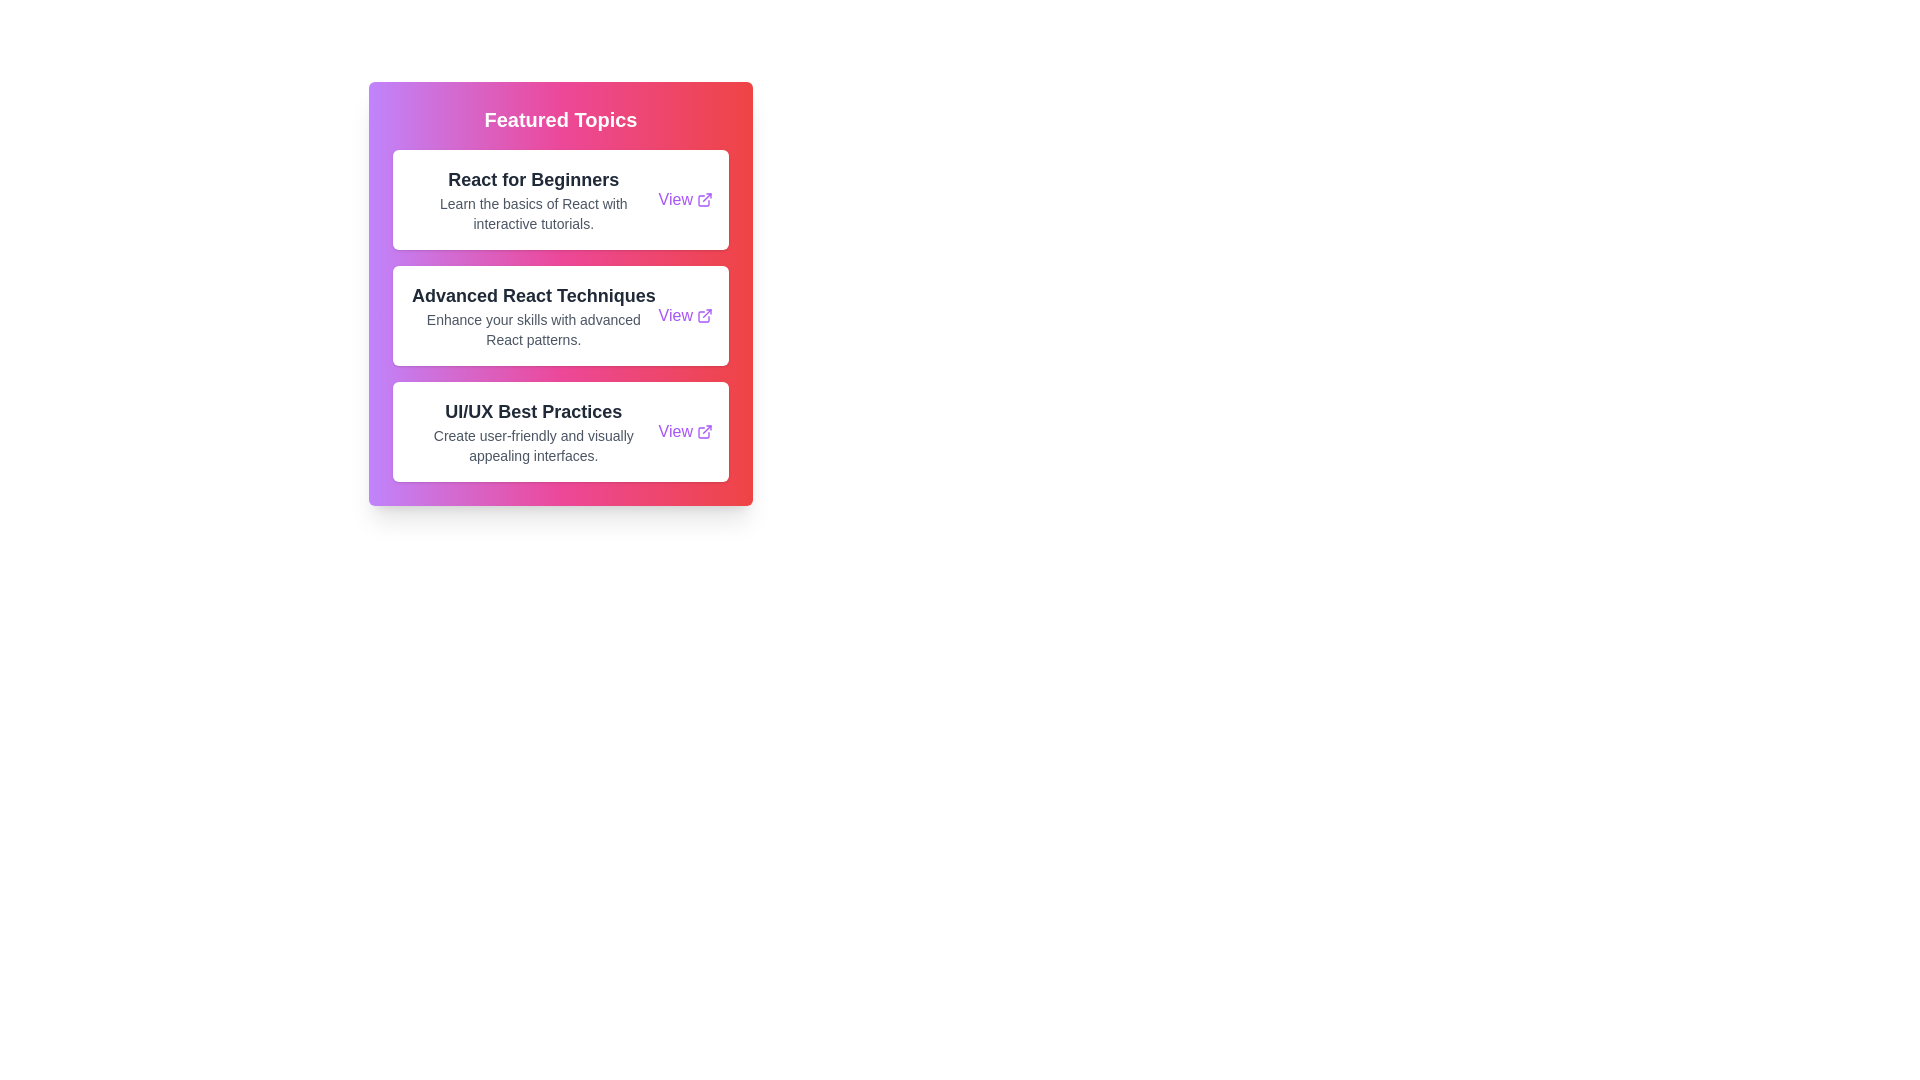 Image resolution: width=1920 pixels, height=1080 pixels. What do you see at coordinates (533, 315) in the screenshot?
I see `the text block titled 'Advanced React Techniques' which contains the subtitle 'Enhance your skills with advanced React patterns.'` at bounding box center [533, 315].